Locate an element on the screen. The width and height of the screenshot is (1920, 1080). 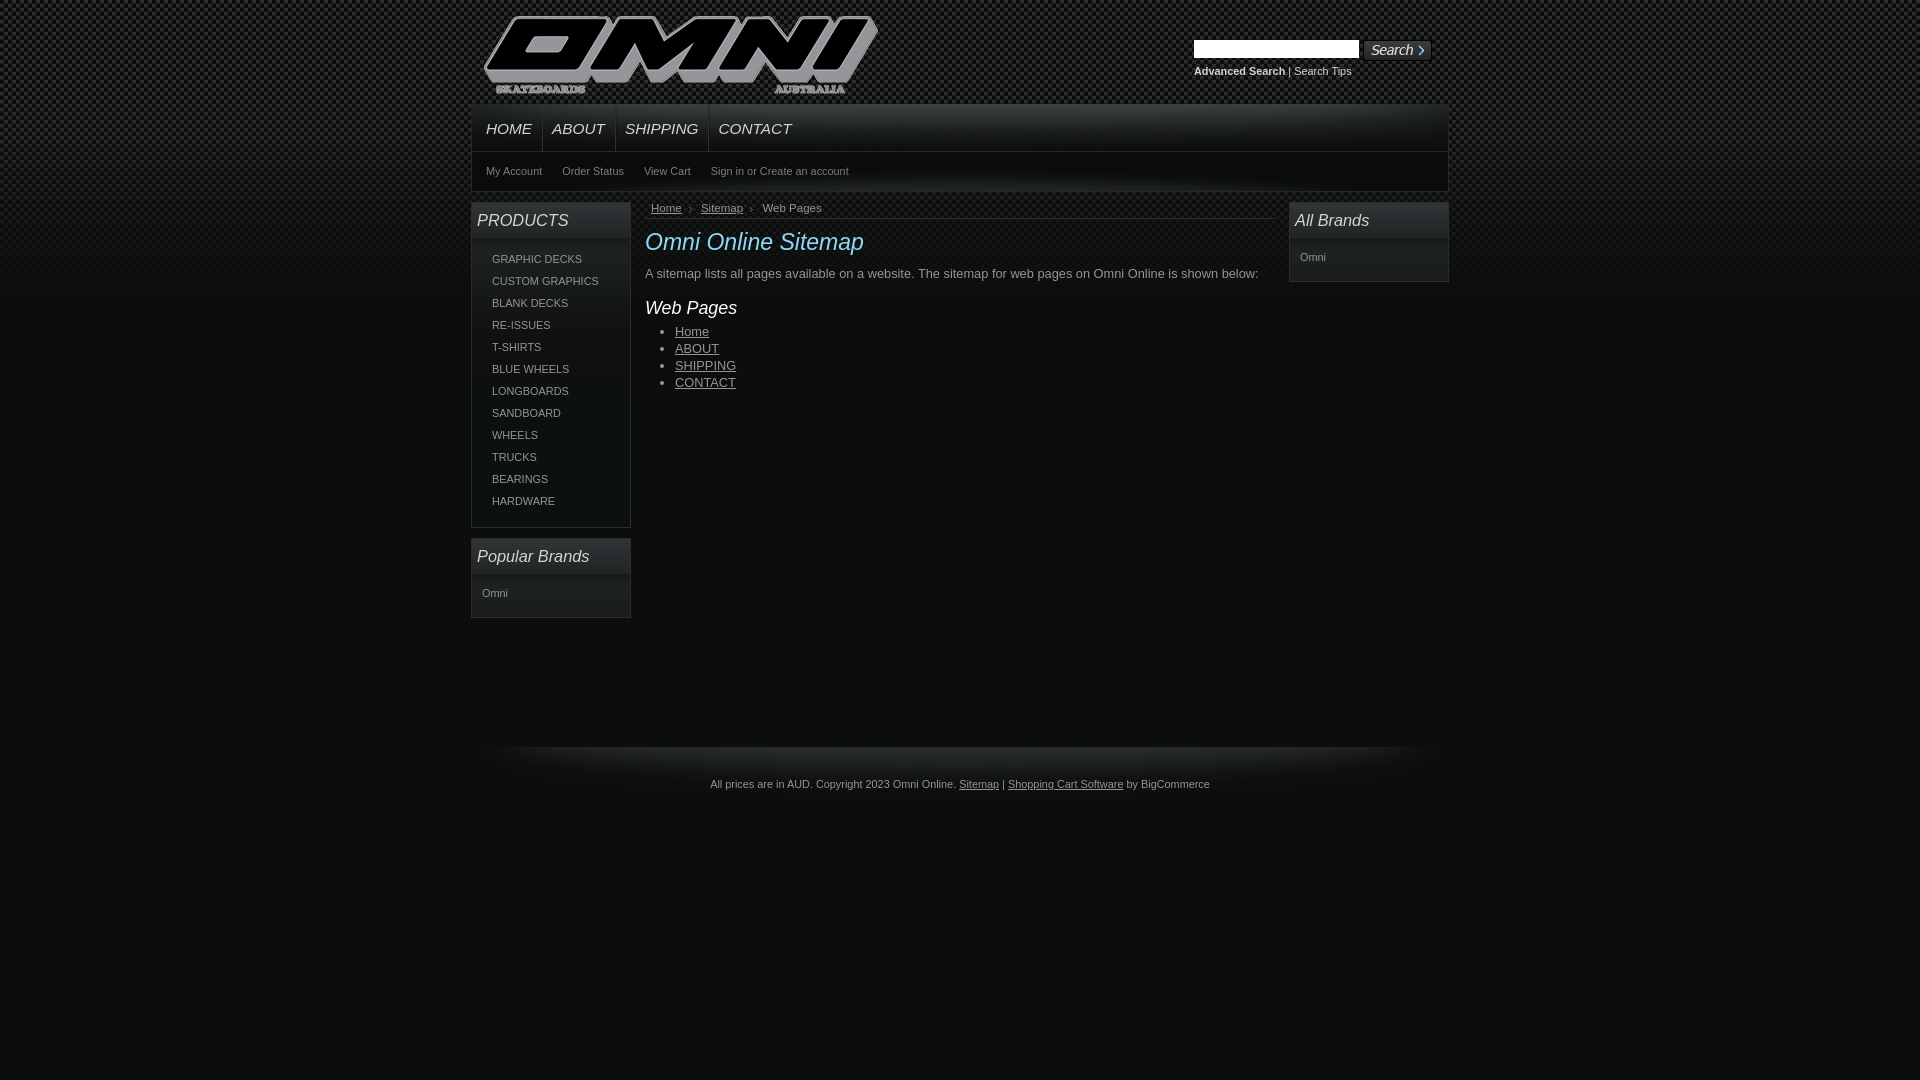
'View Cart' is located at coordinates (667, 169).